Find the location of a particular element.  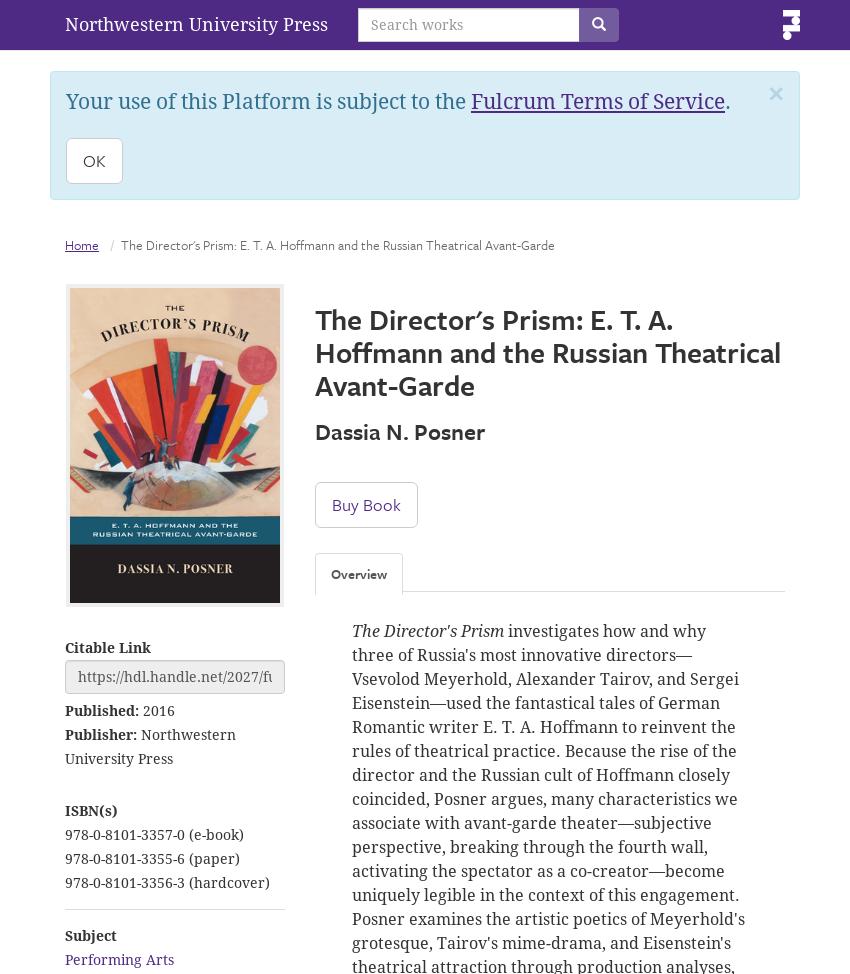

'.' is located at coordinates (728, 100).